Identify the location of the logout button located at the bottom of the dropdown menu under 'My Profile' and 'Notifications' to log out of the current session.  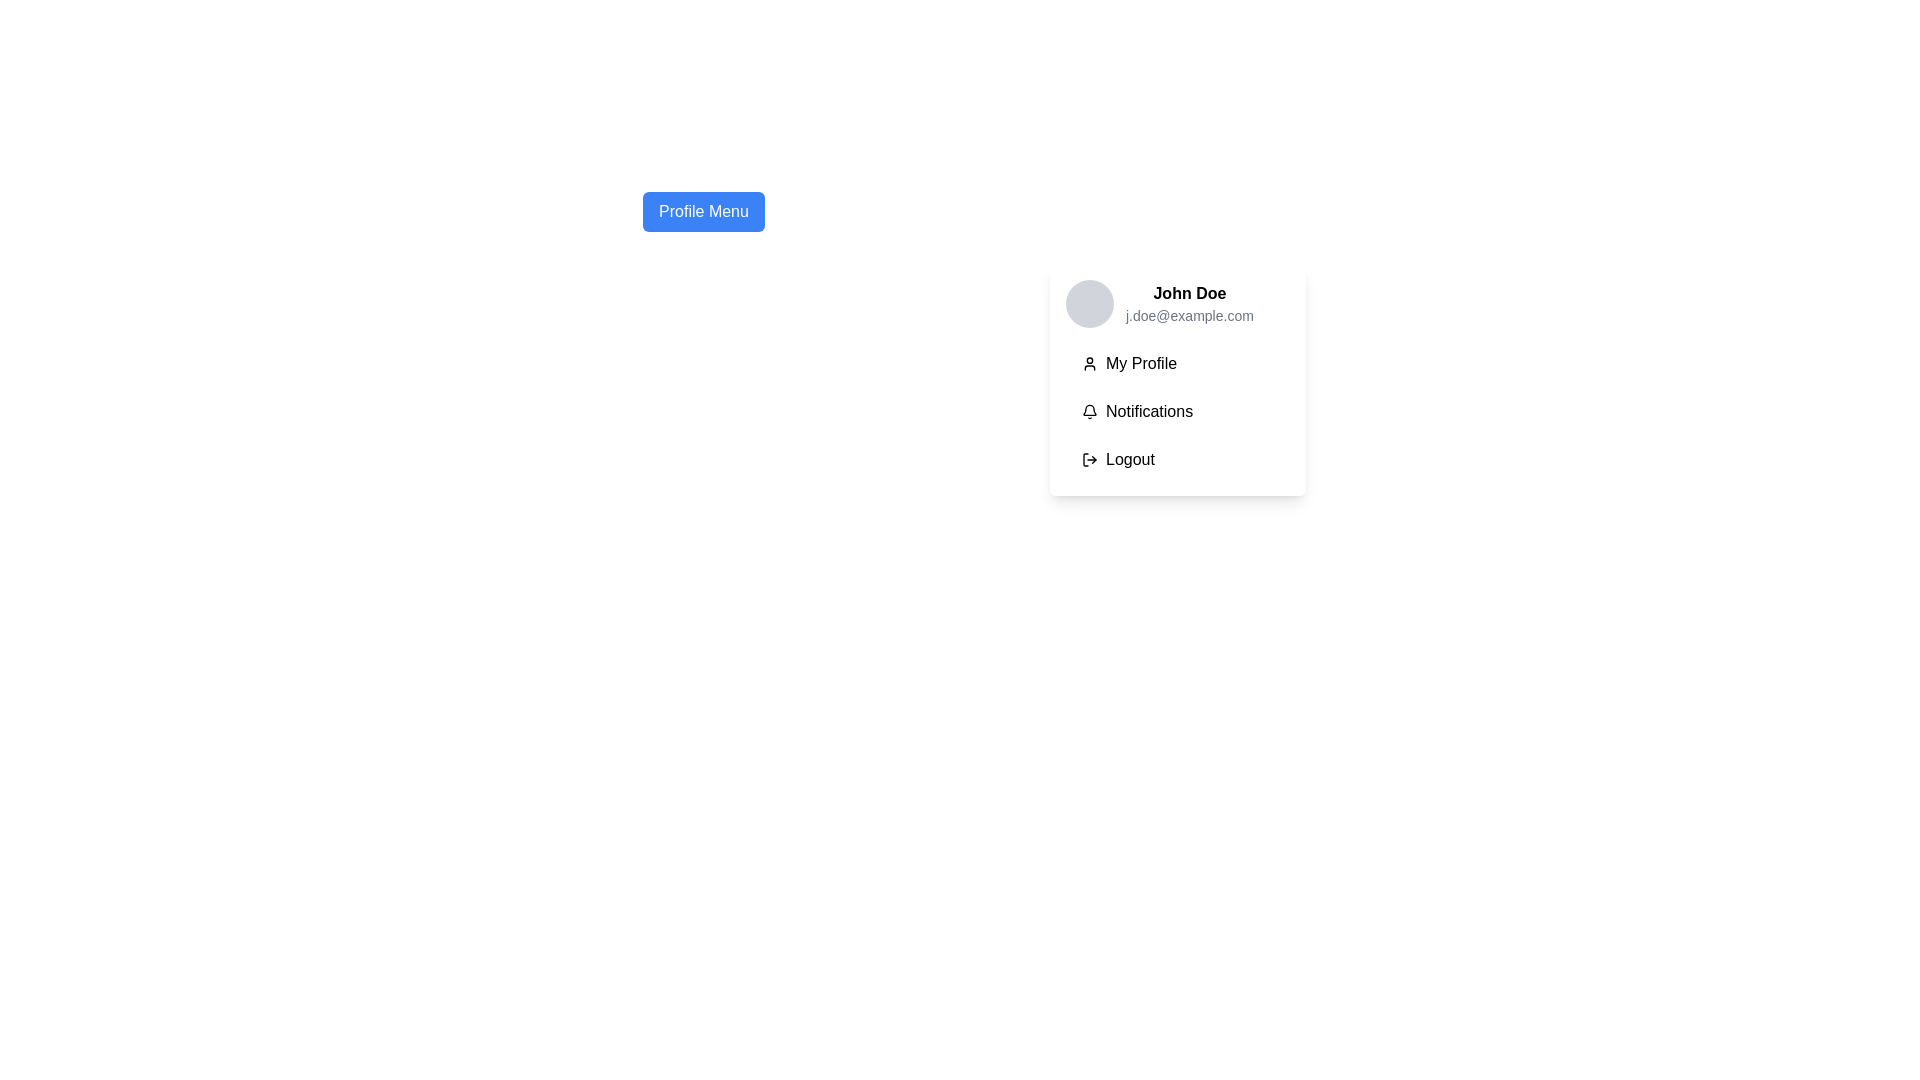
(1177, 459).